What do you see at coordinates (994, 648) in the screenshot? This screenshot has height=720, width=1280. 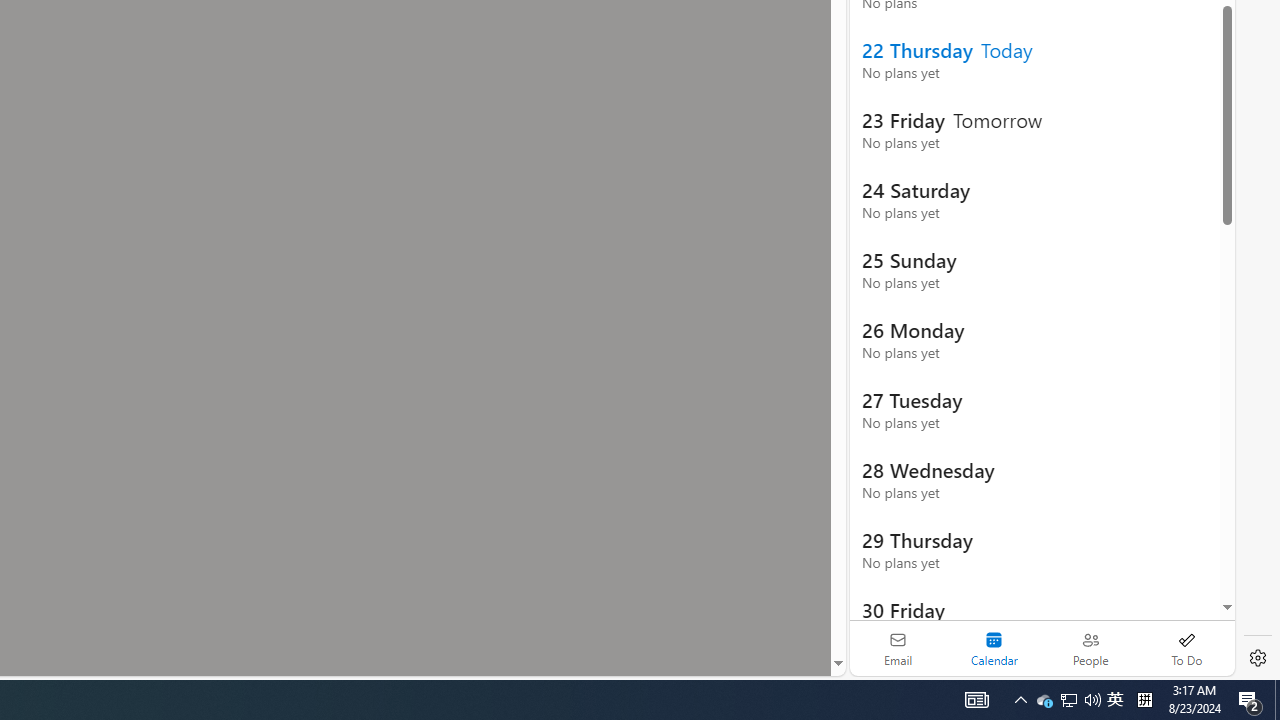 I see `'Selected calendar module. Date today is 22'` at bounding box center [994, 648].